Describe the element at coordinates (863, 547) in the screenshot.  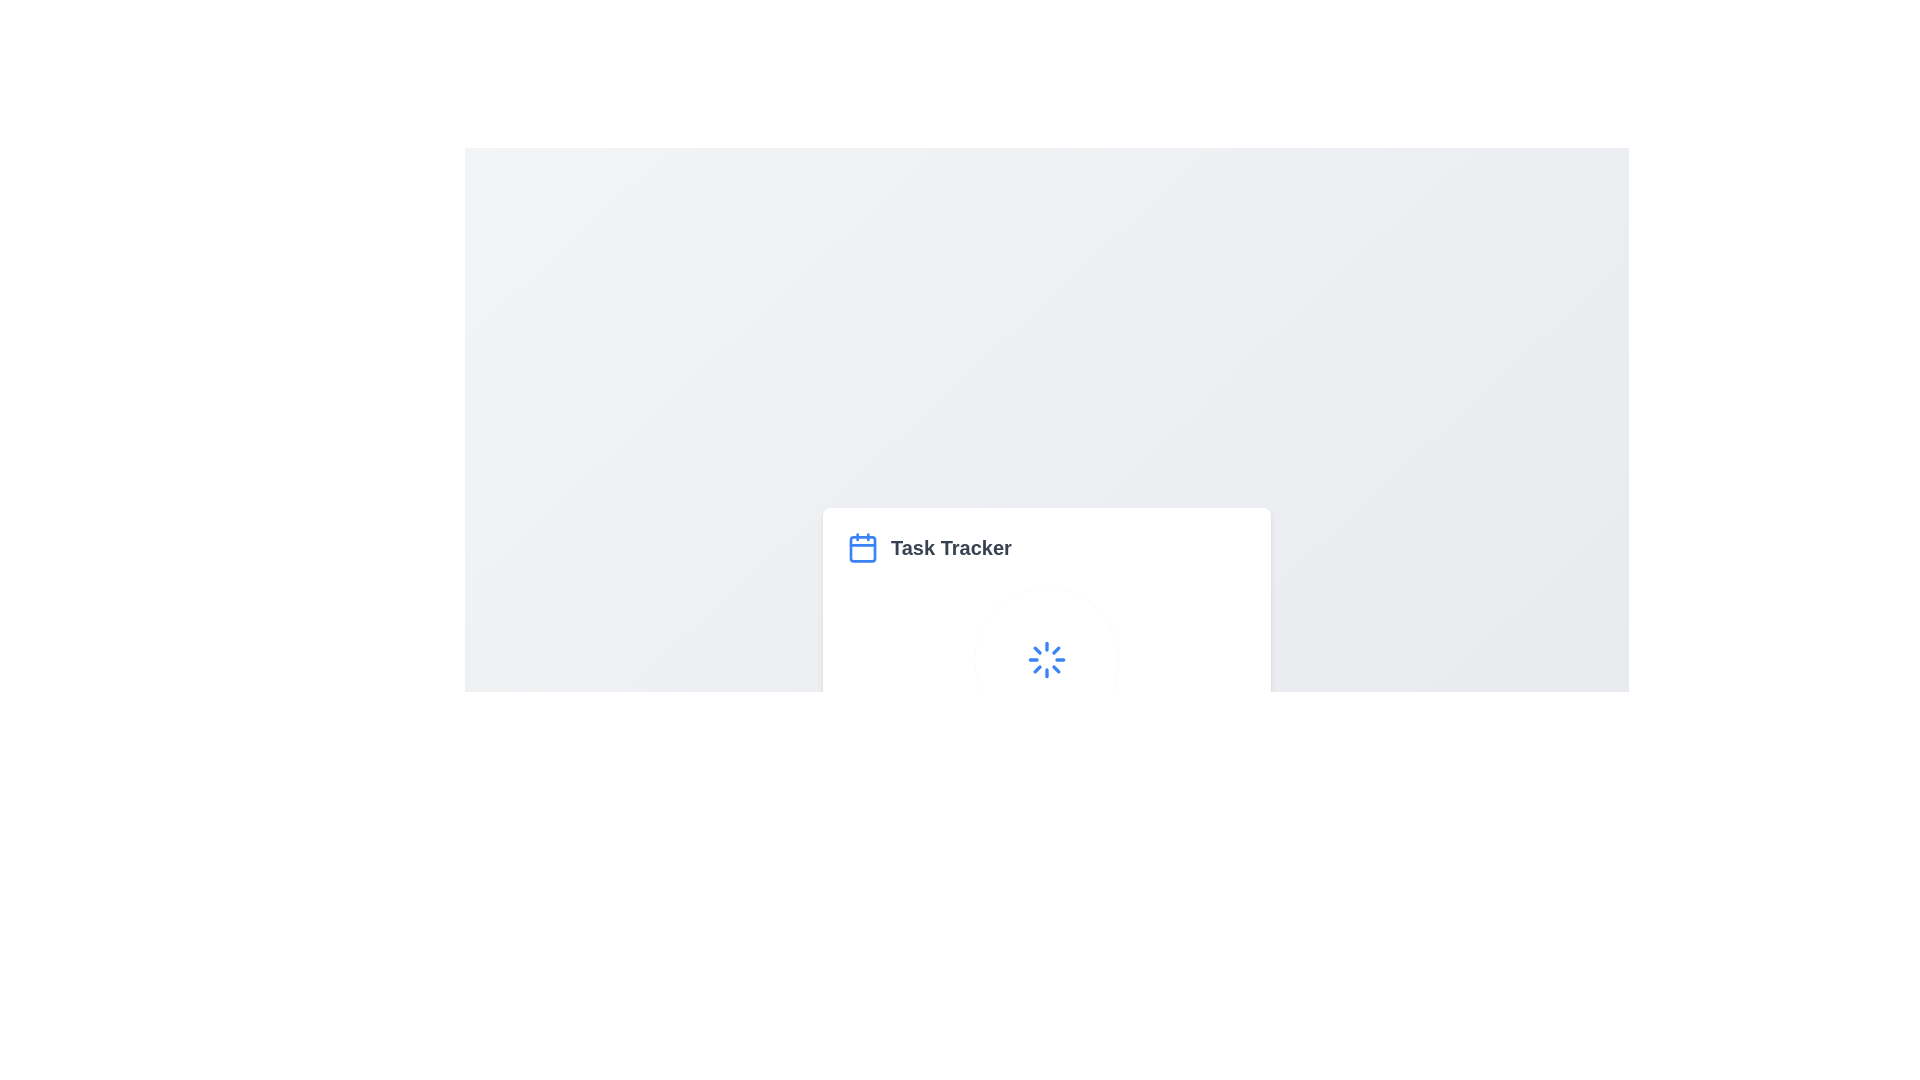
I see `the calendar icon associated with the 'Task Tracker' label, located to the left of the text within the 'Task Tracker' section` at that location.